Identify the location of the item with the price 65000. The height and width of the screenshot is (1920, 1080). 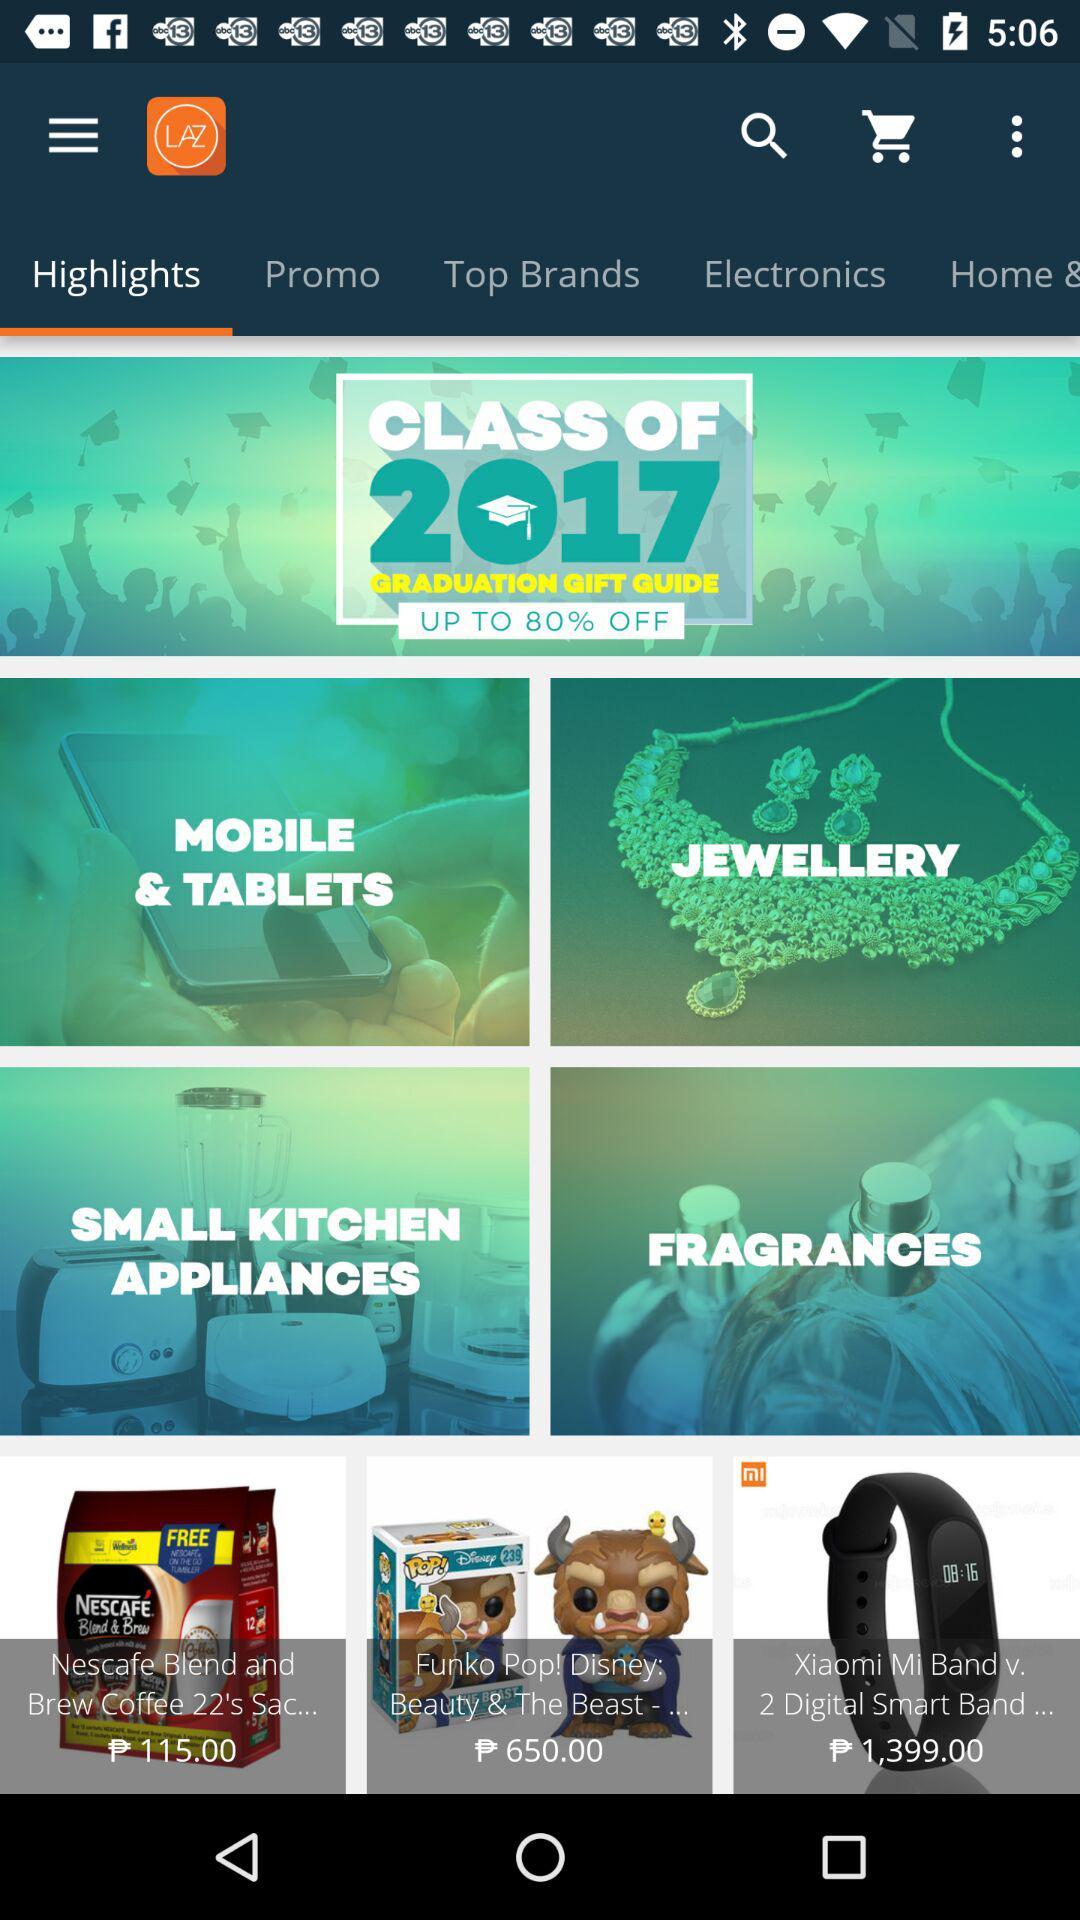
(540, 1625).